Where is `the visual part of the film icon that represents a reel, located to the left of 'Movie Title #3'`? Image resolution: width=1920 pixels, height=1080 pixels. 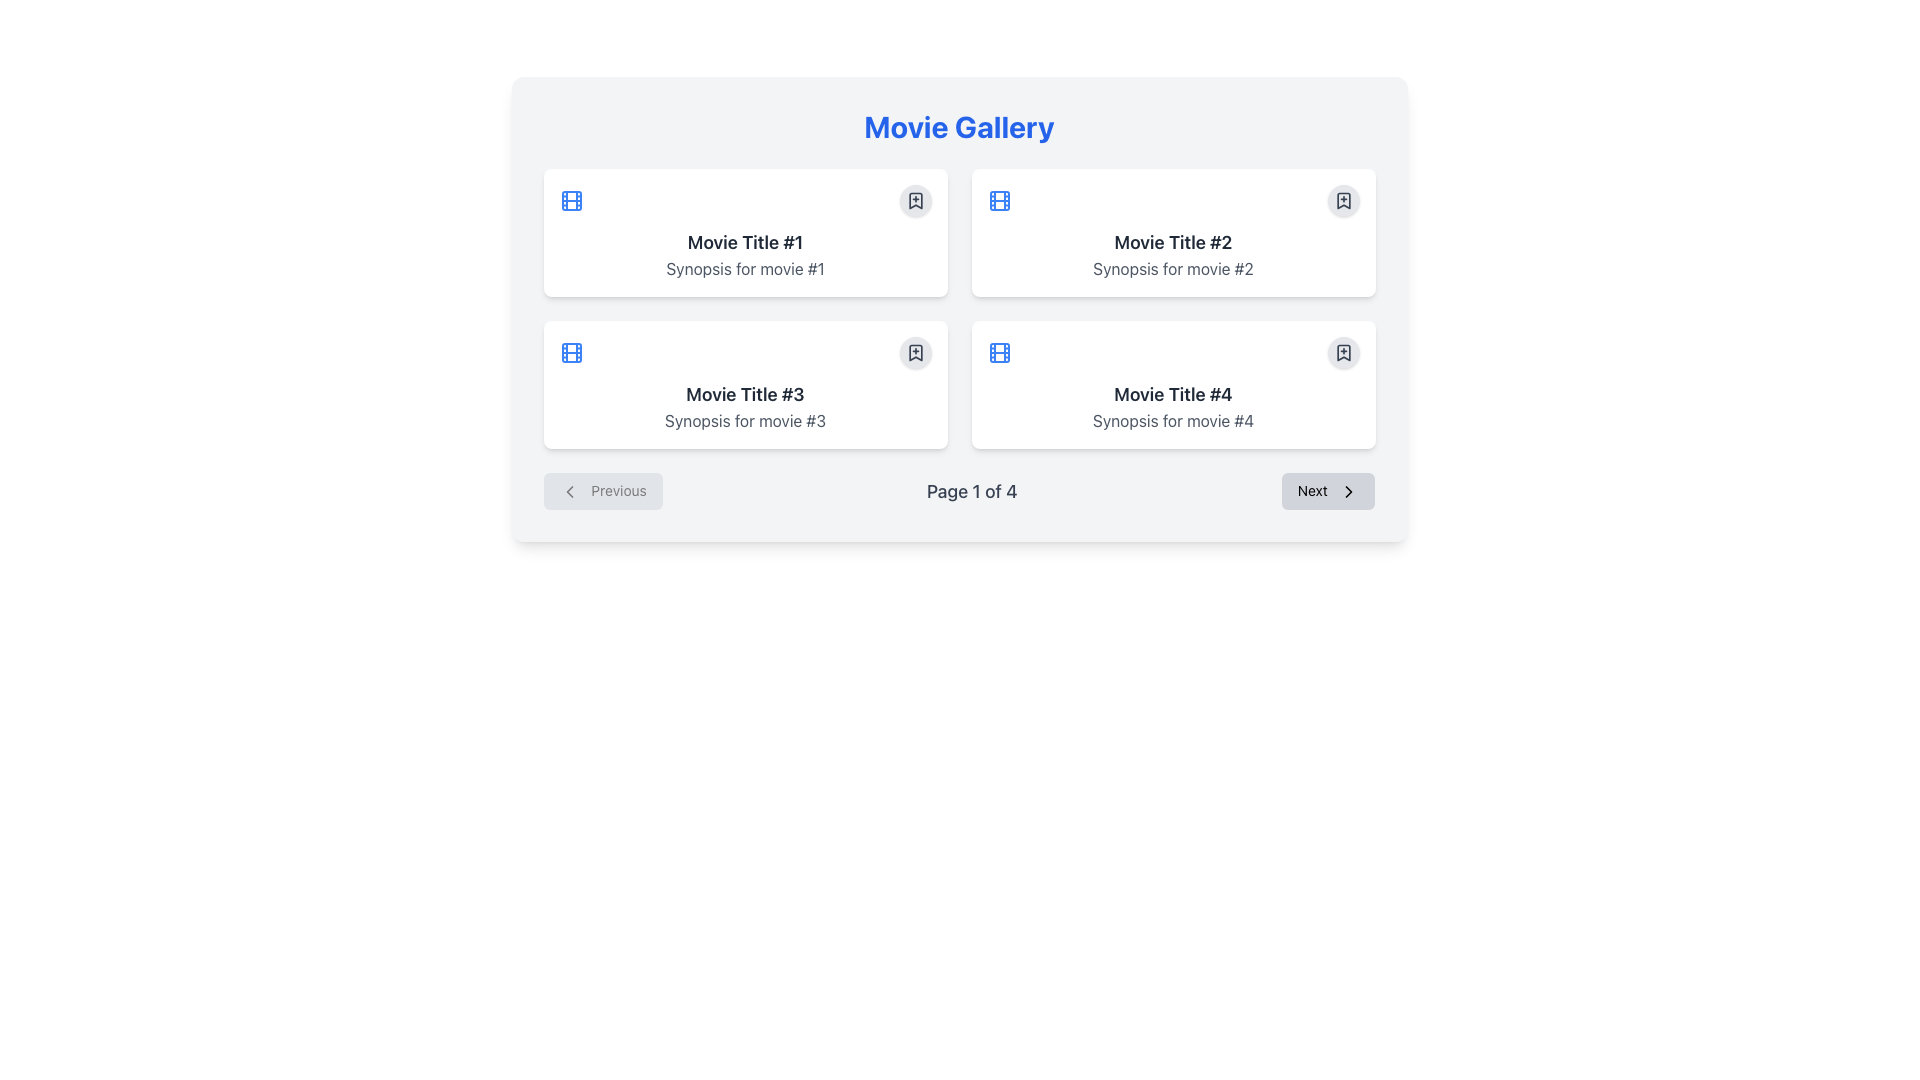 the visual part of the film icon that represents a reel, located to the left of 'Movie Title #3' is located at coordinates (570, 352).